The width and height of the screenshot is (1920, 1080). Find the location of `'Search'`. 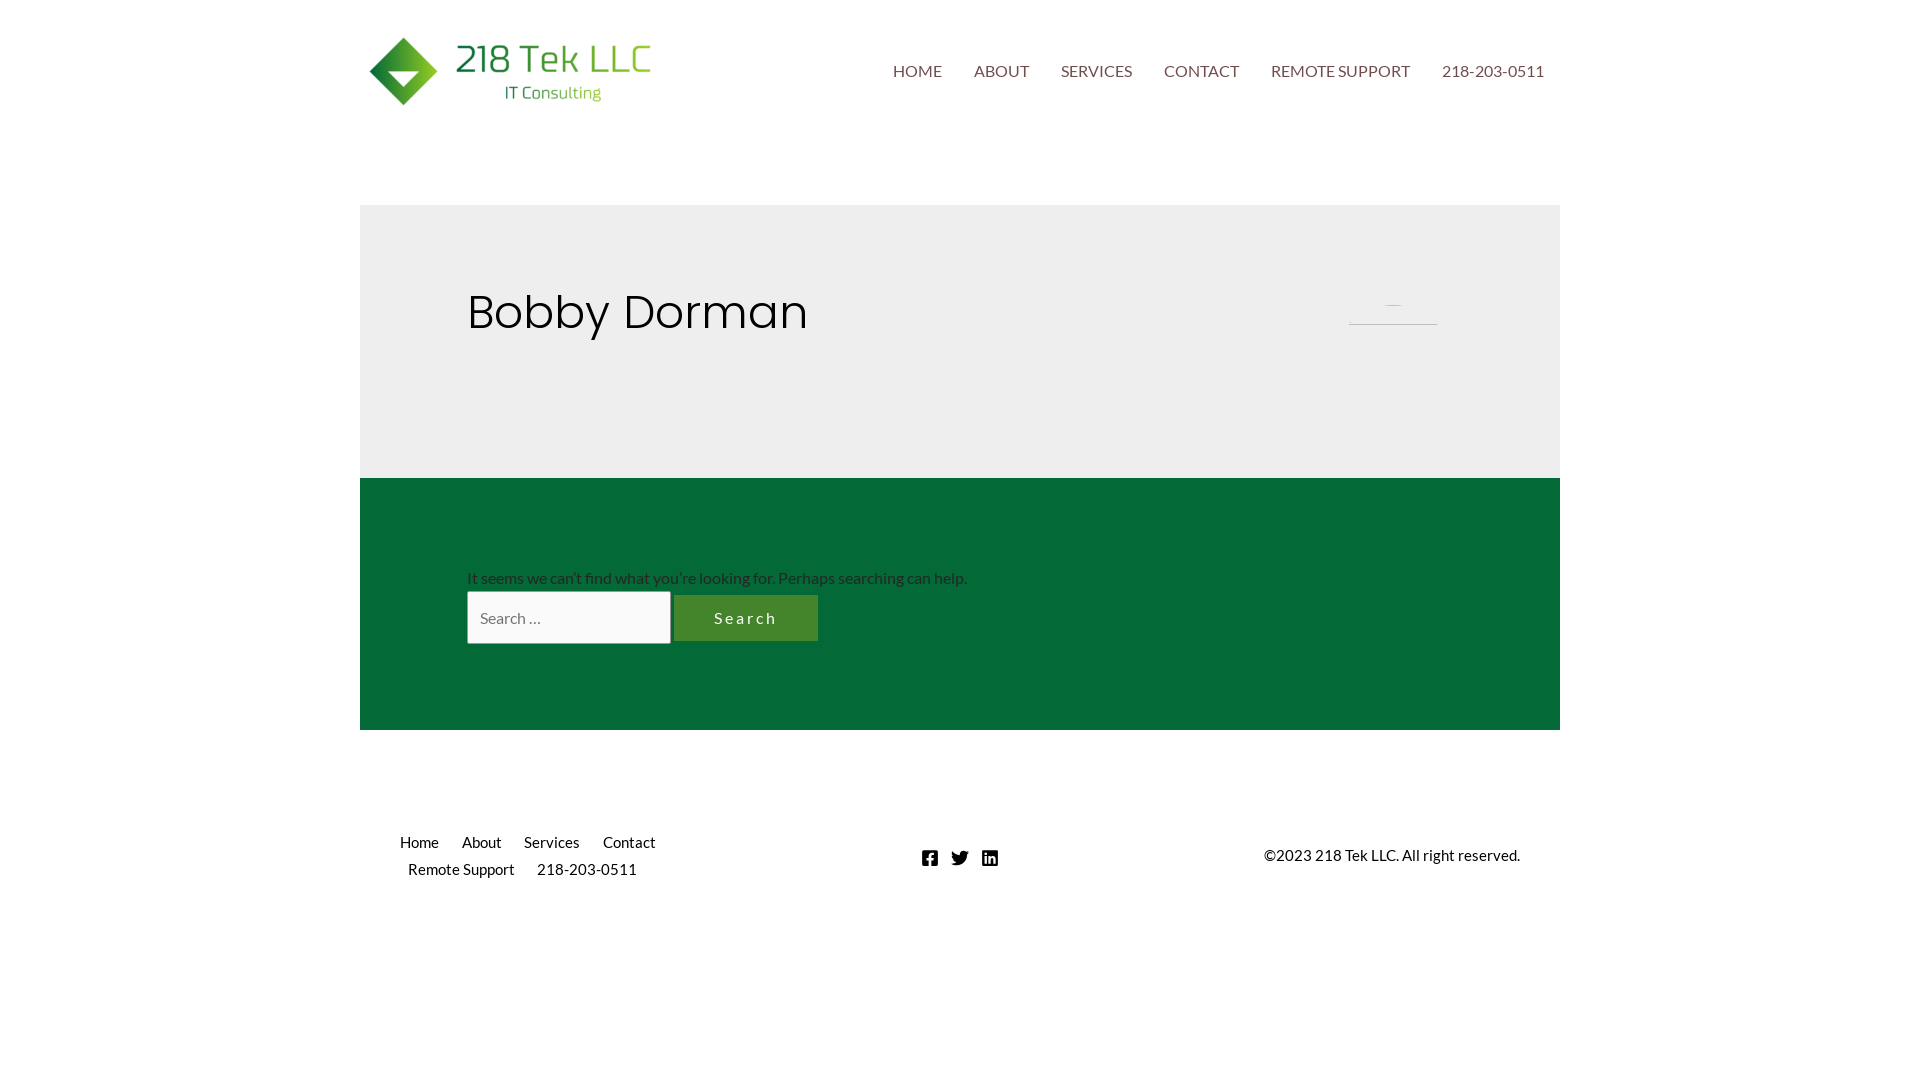

'Search' is located at coordinates (744, 616).